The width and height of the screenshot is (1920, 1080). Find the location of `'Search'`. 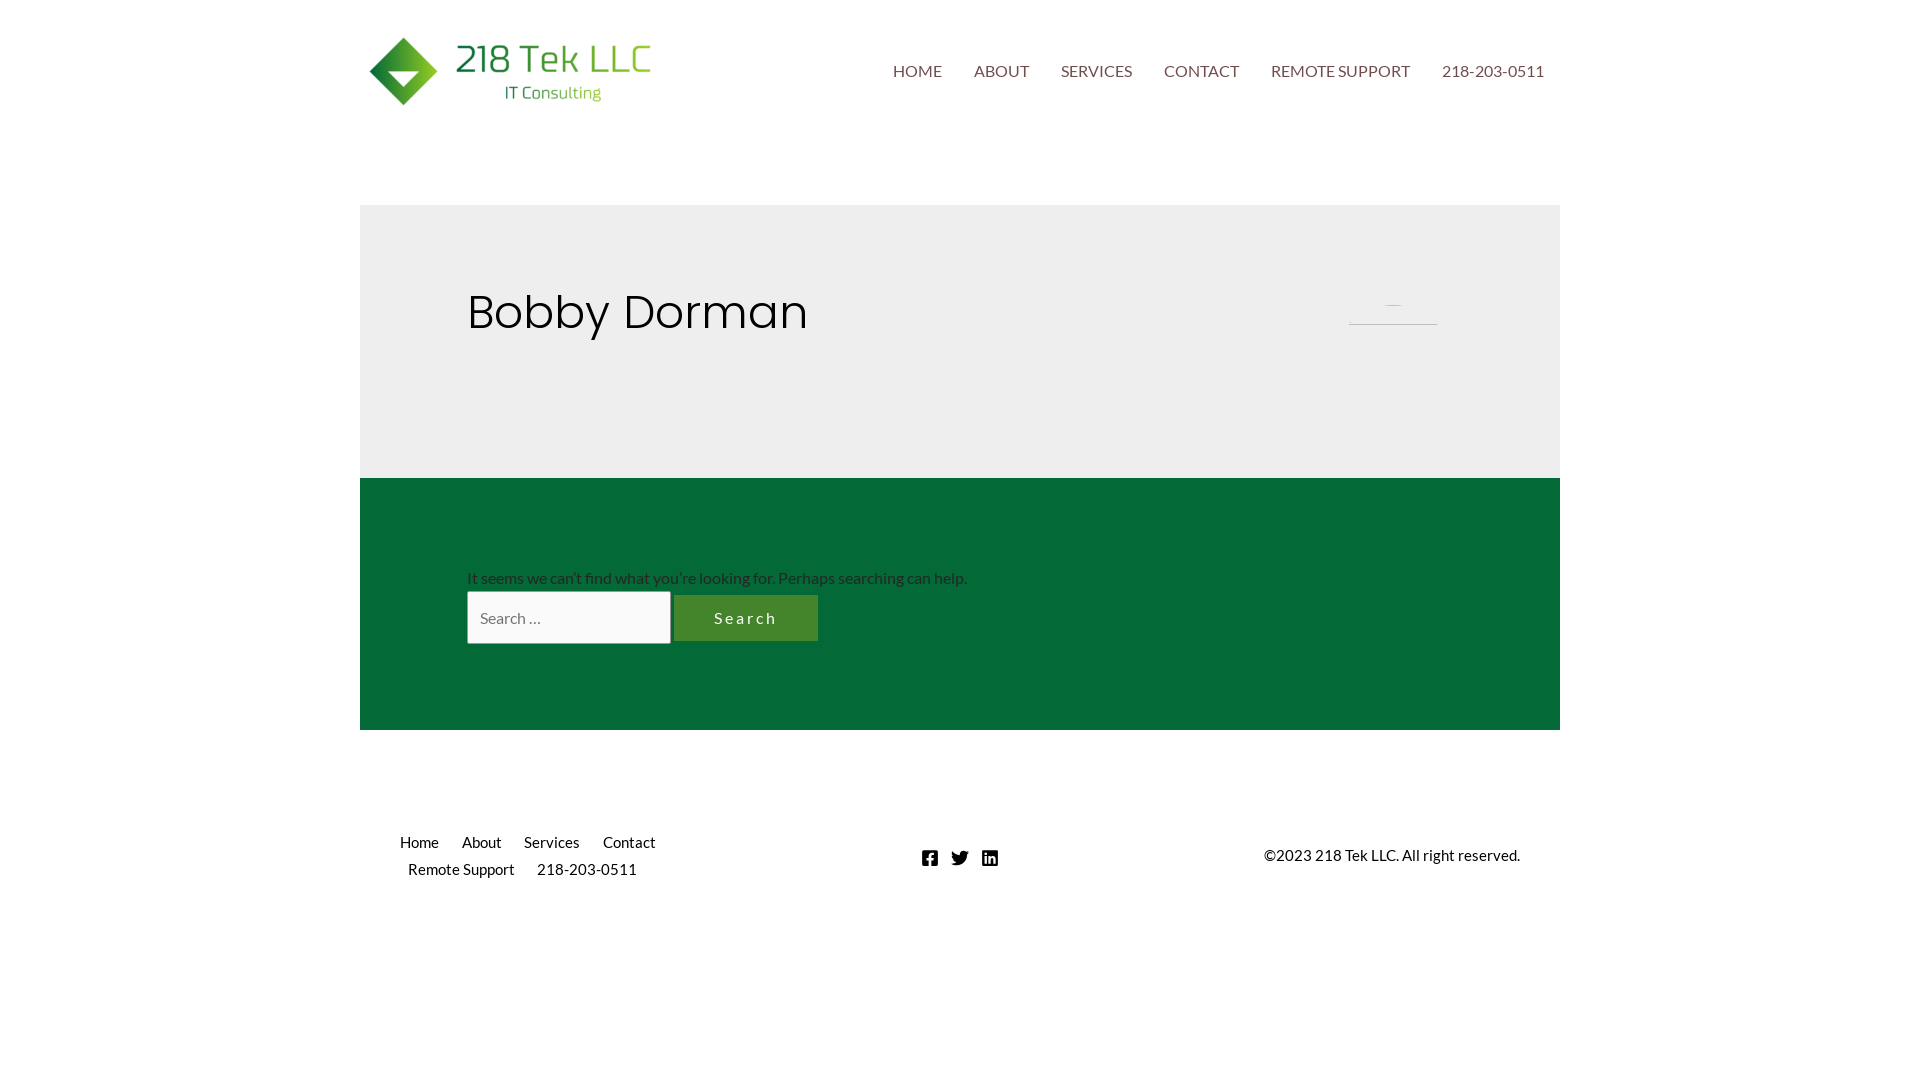

'Search' is located at coordinates (744, 616).